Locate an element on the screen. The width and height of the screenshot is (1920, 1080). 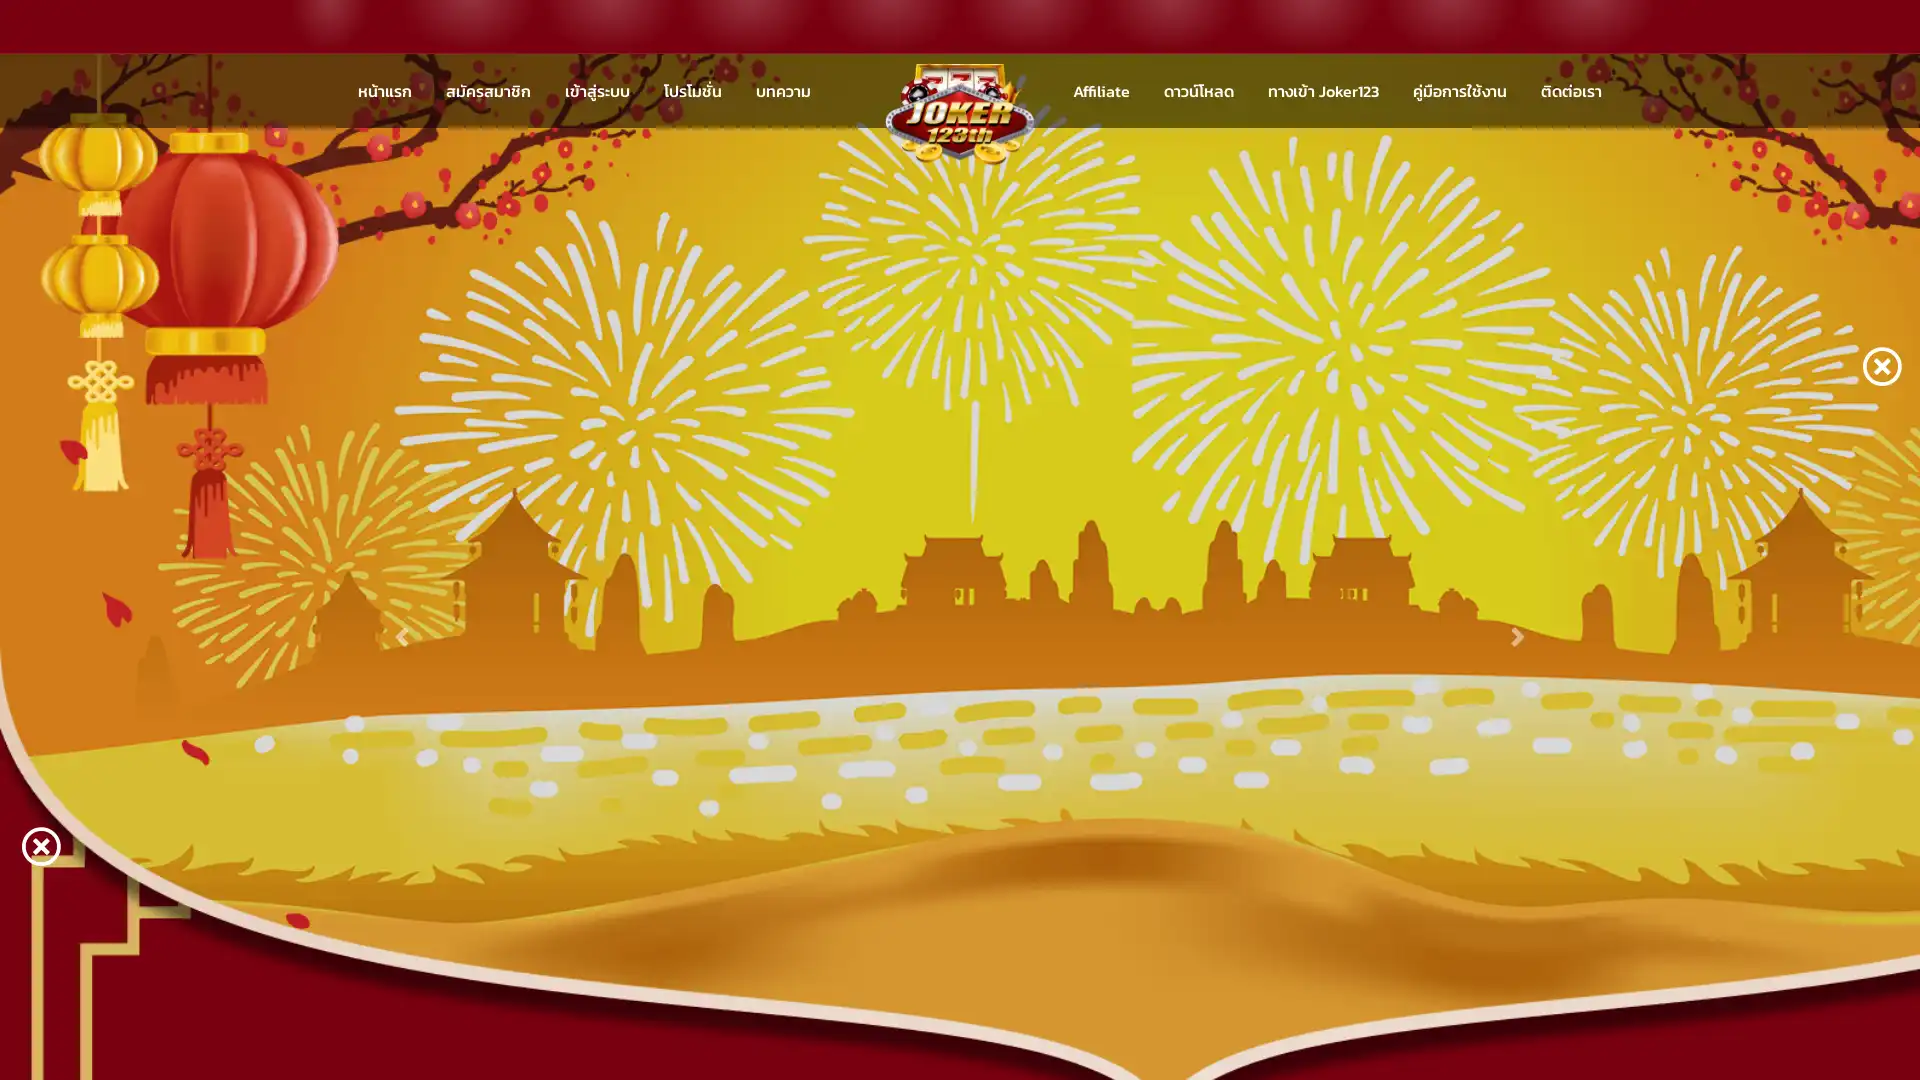
Next is located at coordinates (1517, 554).